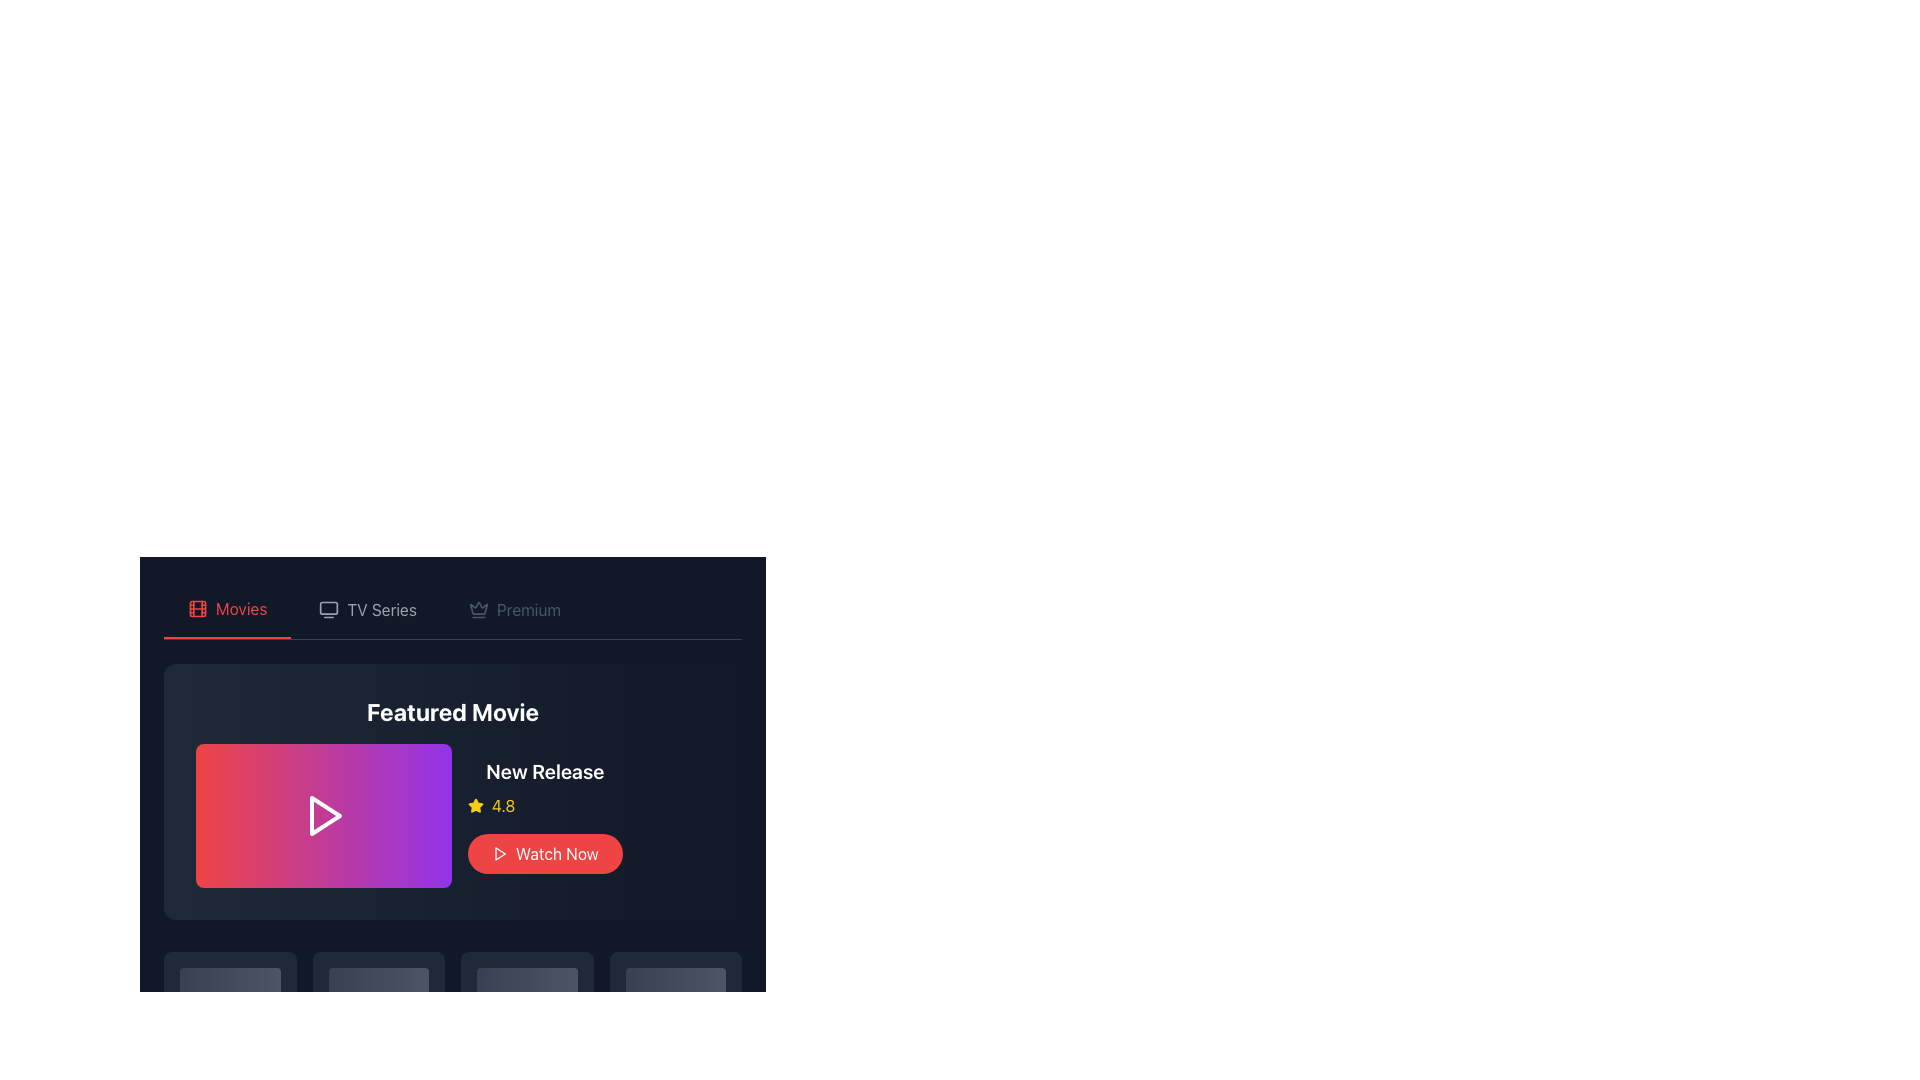  What do you see at coordinates (514, 608) in the screenshot?
I see `the 'Premium' button in the navigation menu, which is labeled with a crown icon and styled with gray text, indicating it is currently disabled` at bounding box center [514, 608].